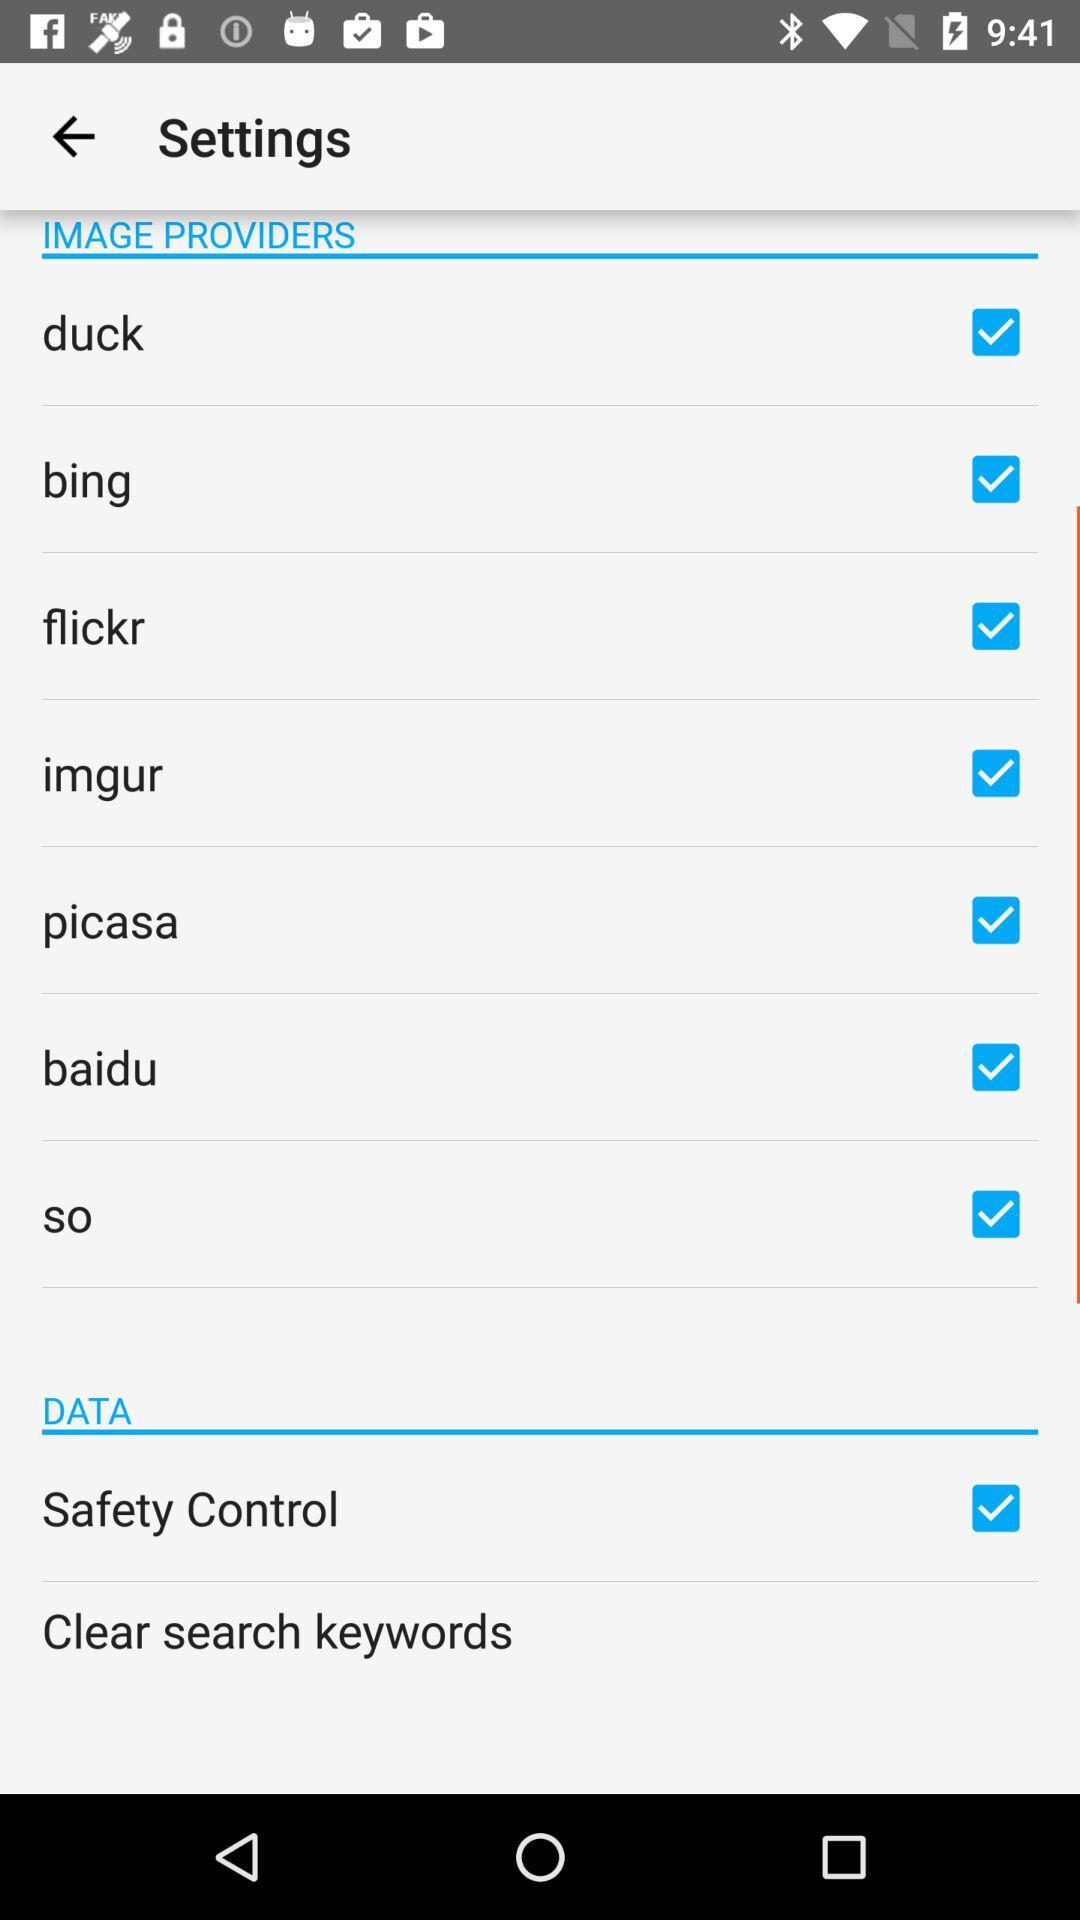  What do you see at coordinates (995, 1212) in the screenshot?
I see `choose so` at bounding box center [995, 1212].